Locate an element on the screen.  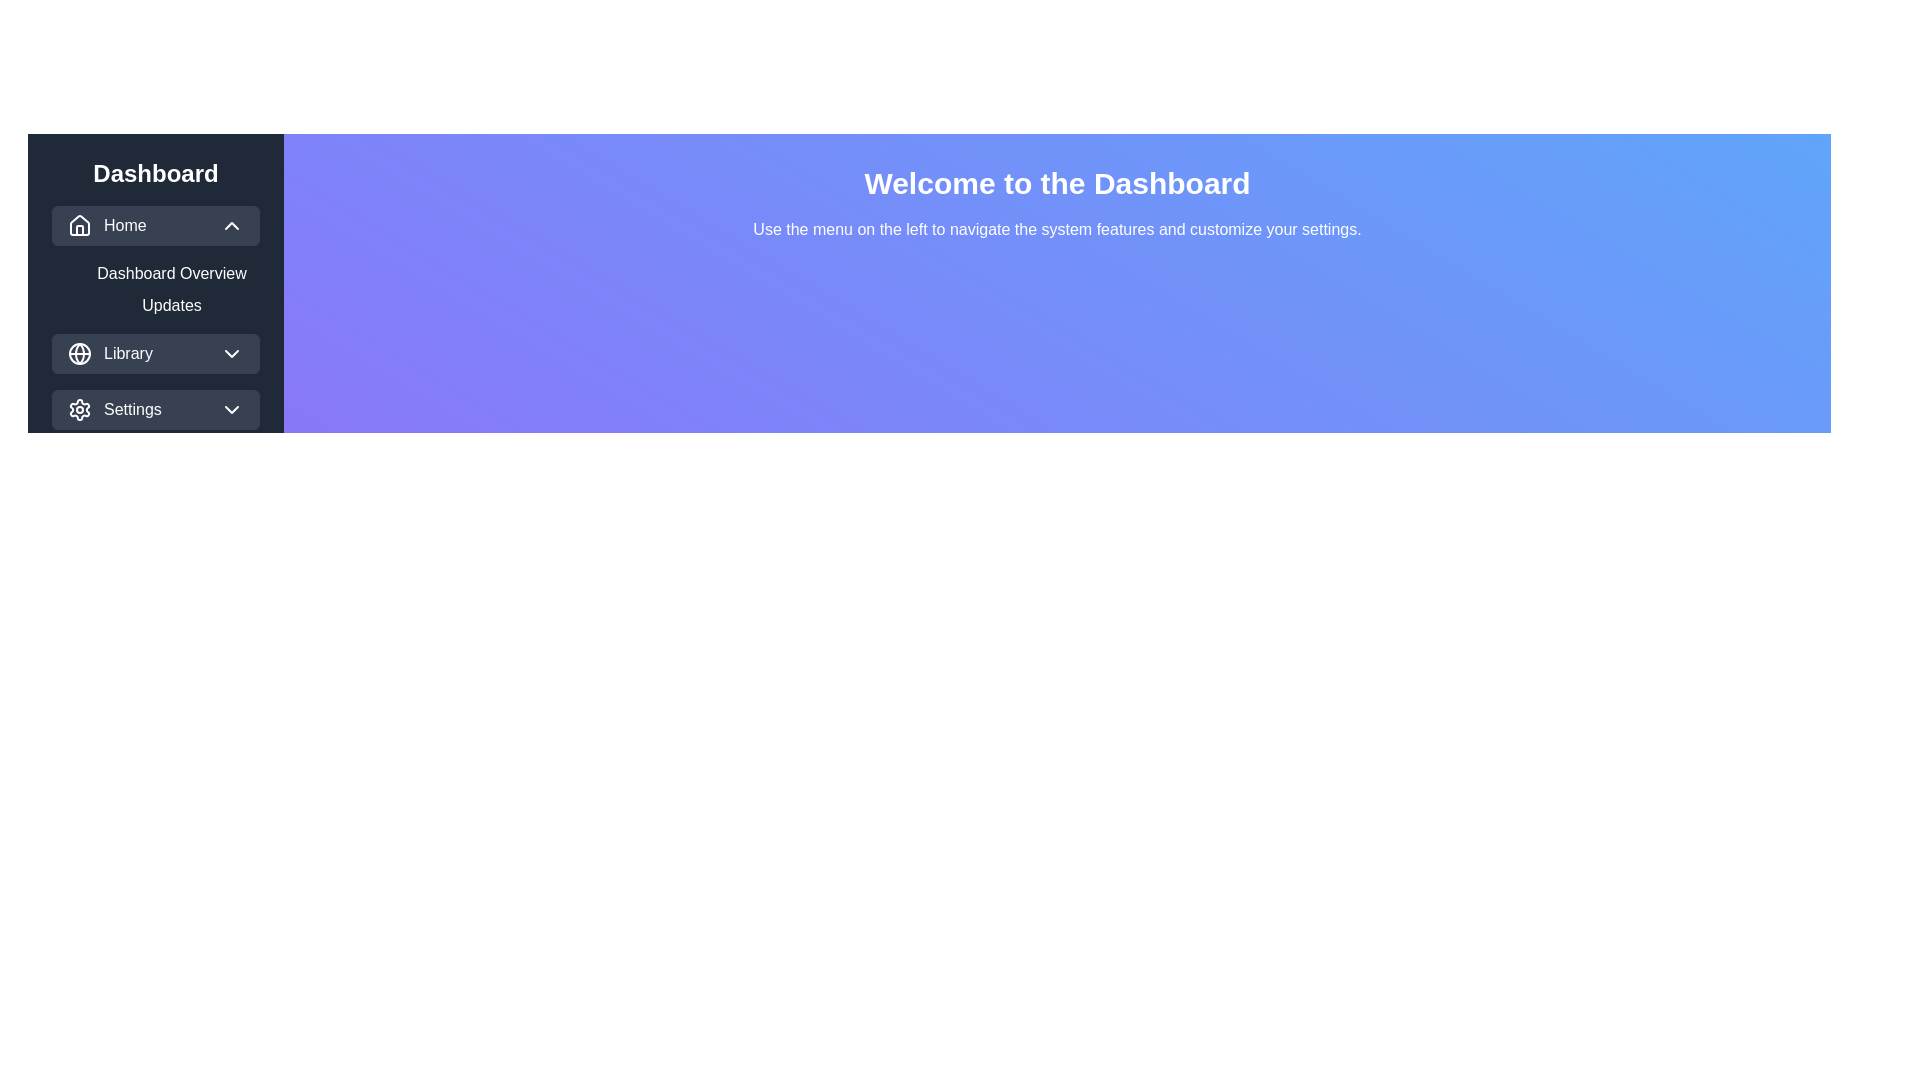
the 'Updates' text label in the sidebar menu to trigger the color change effect to purple is located at coordinates (155, 316).